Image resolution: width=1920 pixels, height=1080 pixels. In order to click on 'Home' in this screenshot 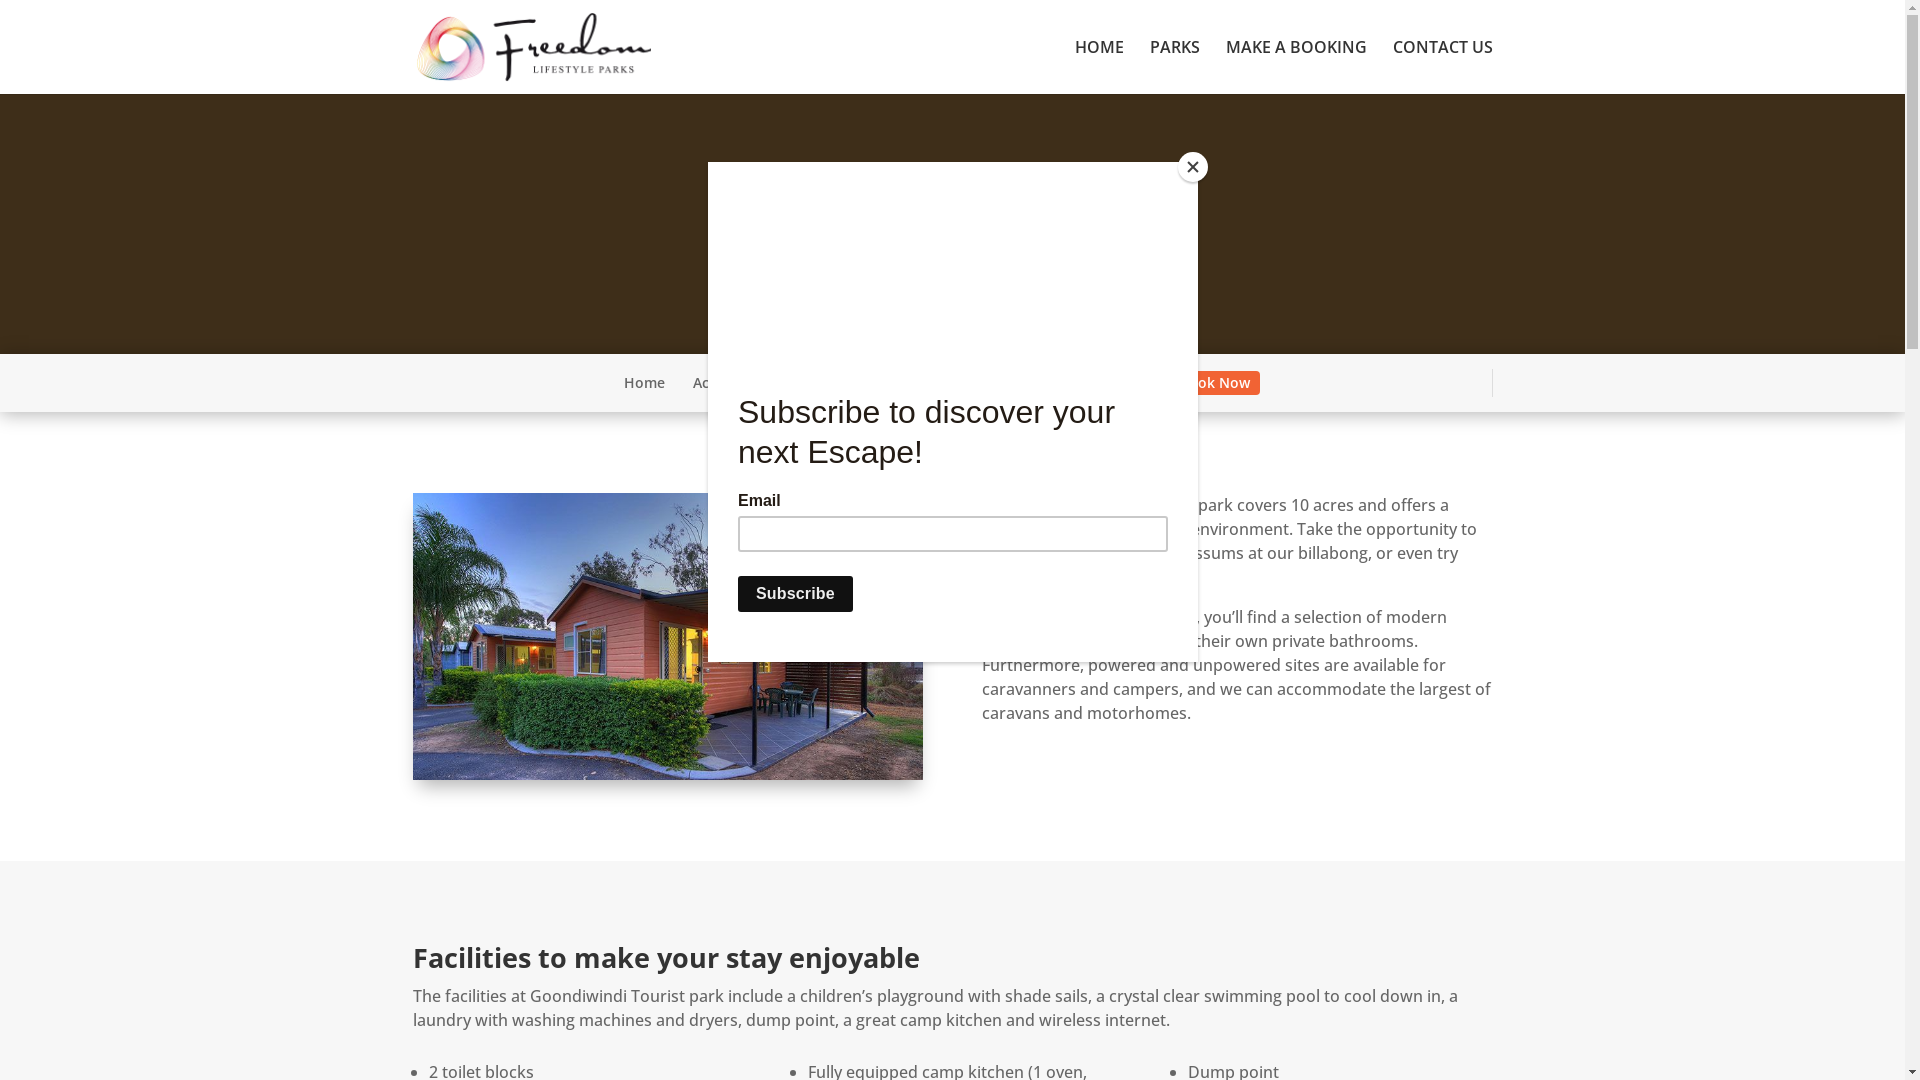, I will do `click(644, 382)`.